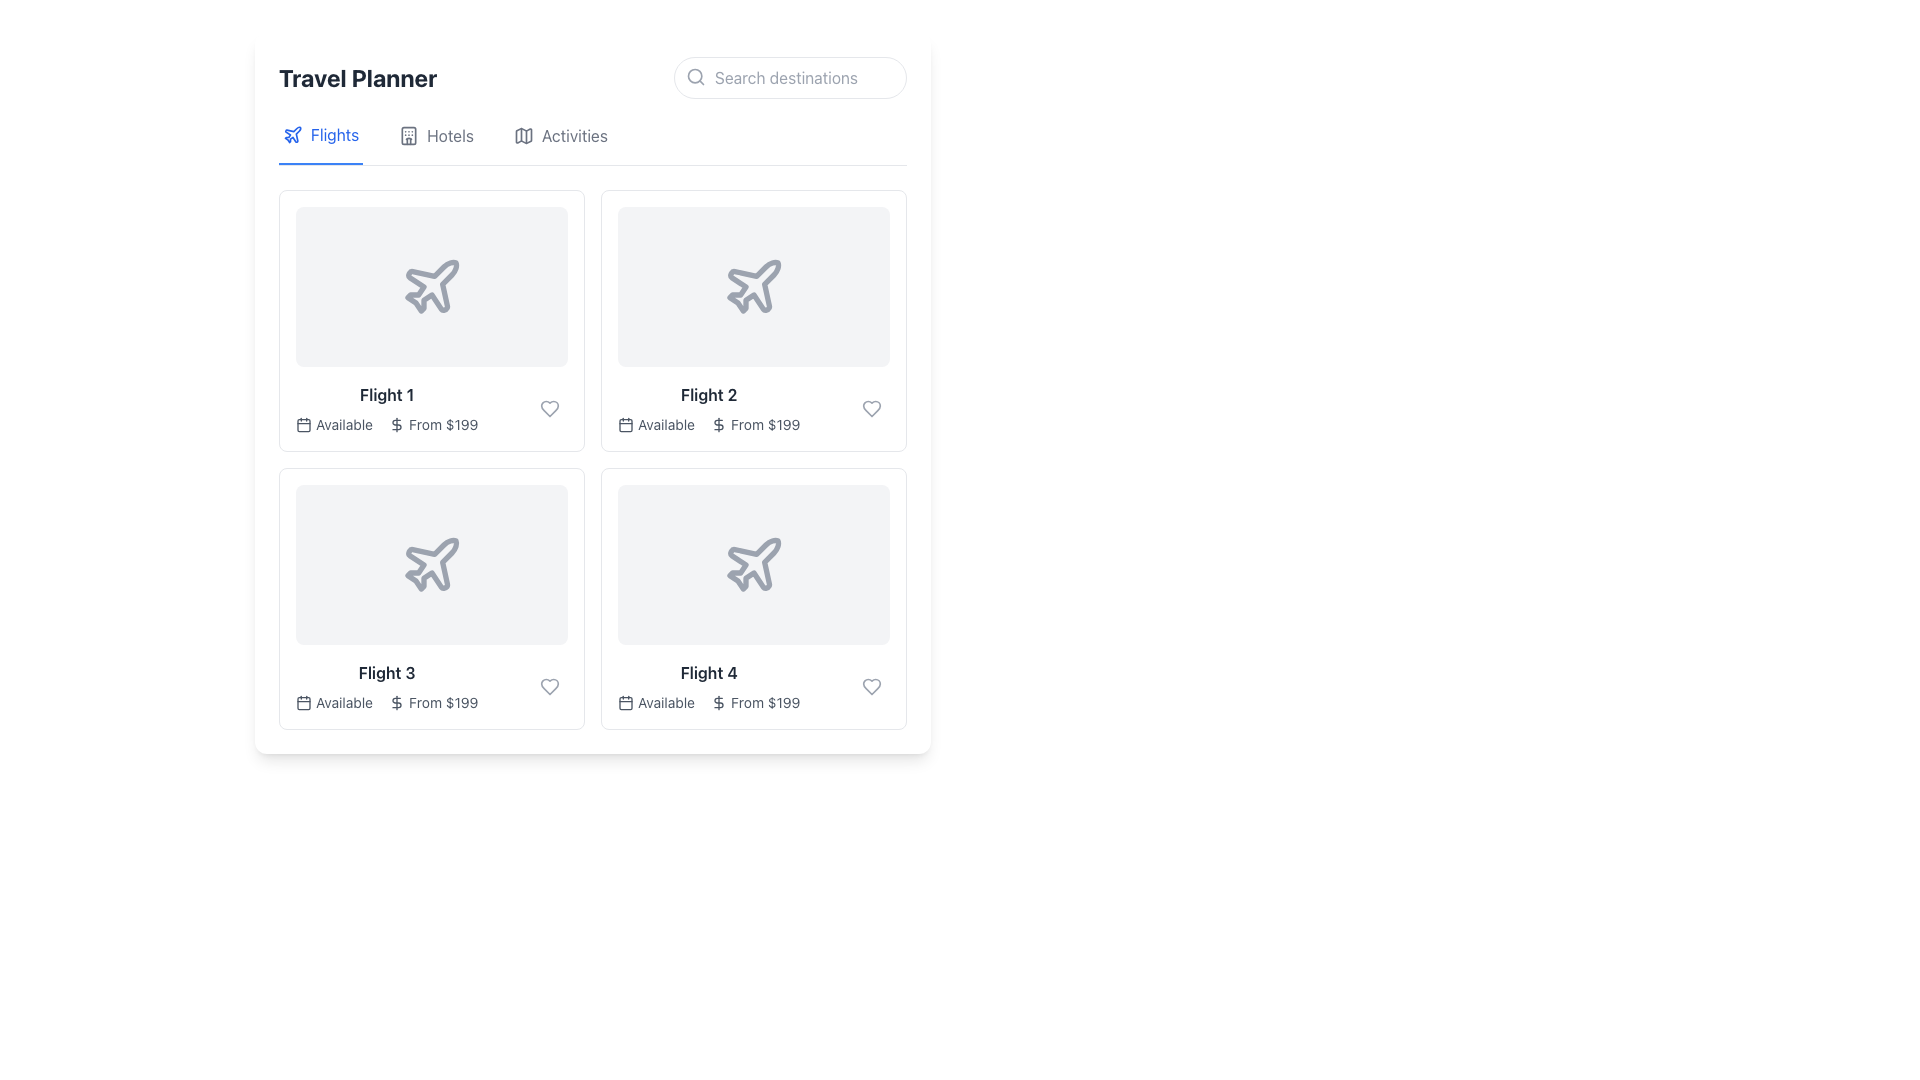 This screenshot has width=1920, height=1080. I want to click on the 'Activities' navigation tab, which is the third option in the top navigation bar, to change its appearance, so click(592, 142).